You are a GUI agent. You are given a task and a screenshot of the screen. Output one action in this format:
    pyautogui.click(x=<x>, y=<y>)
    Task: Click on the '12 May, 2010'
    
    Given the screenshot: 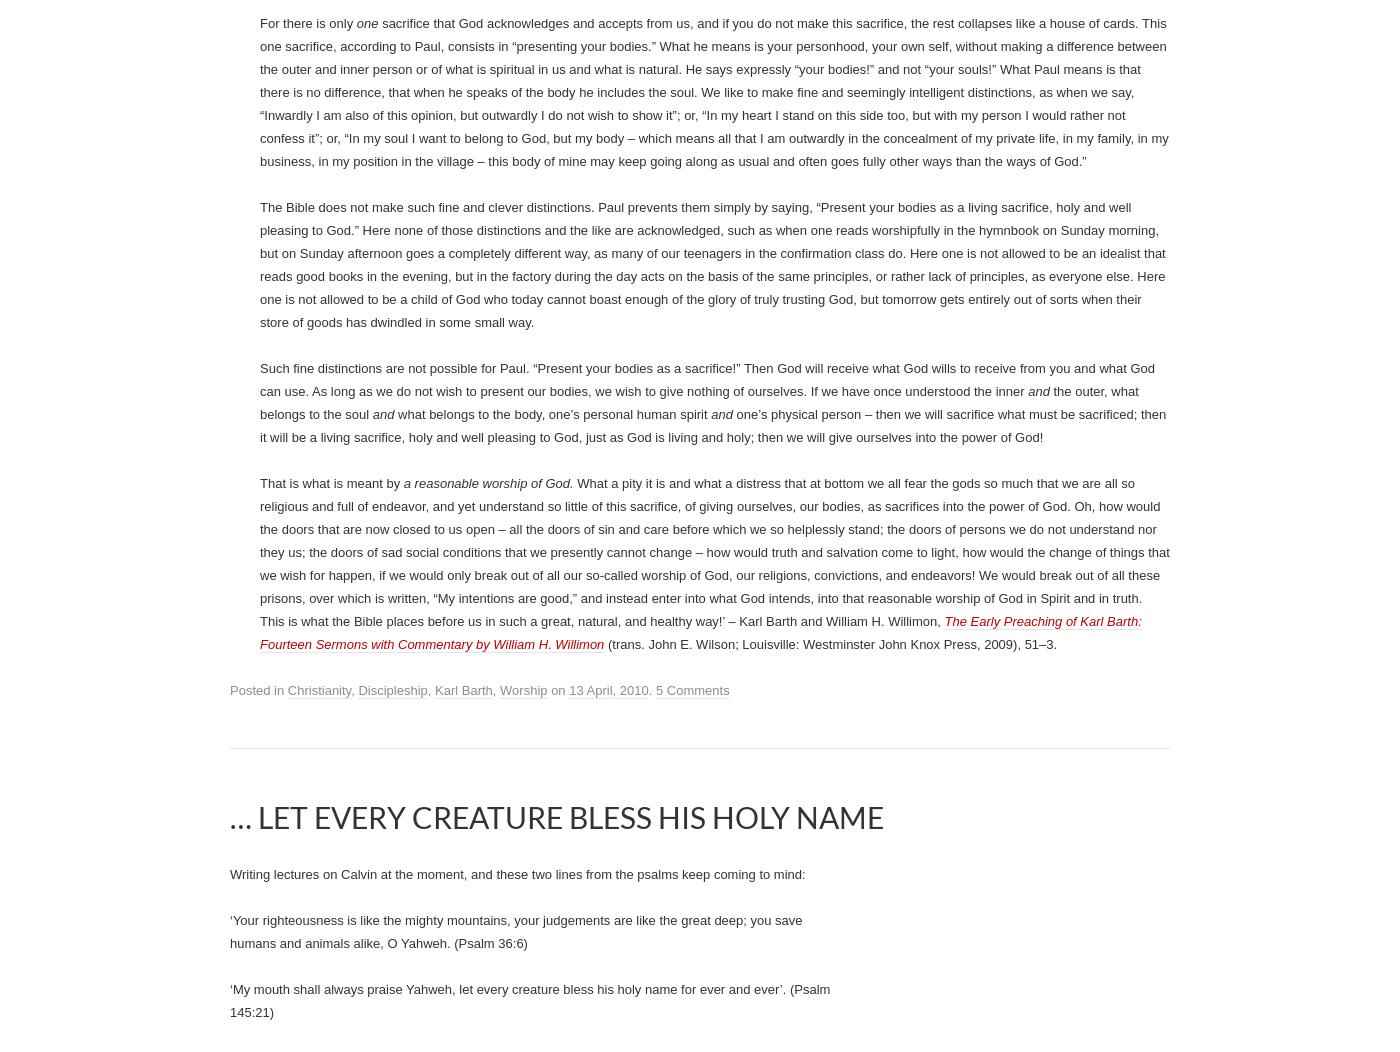 What is the action you would take?
    pyautogui.click(x=515, y=54)
    